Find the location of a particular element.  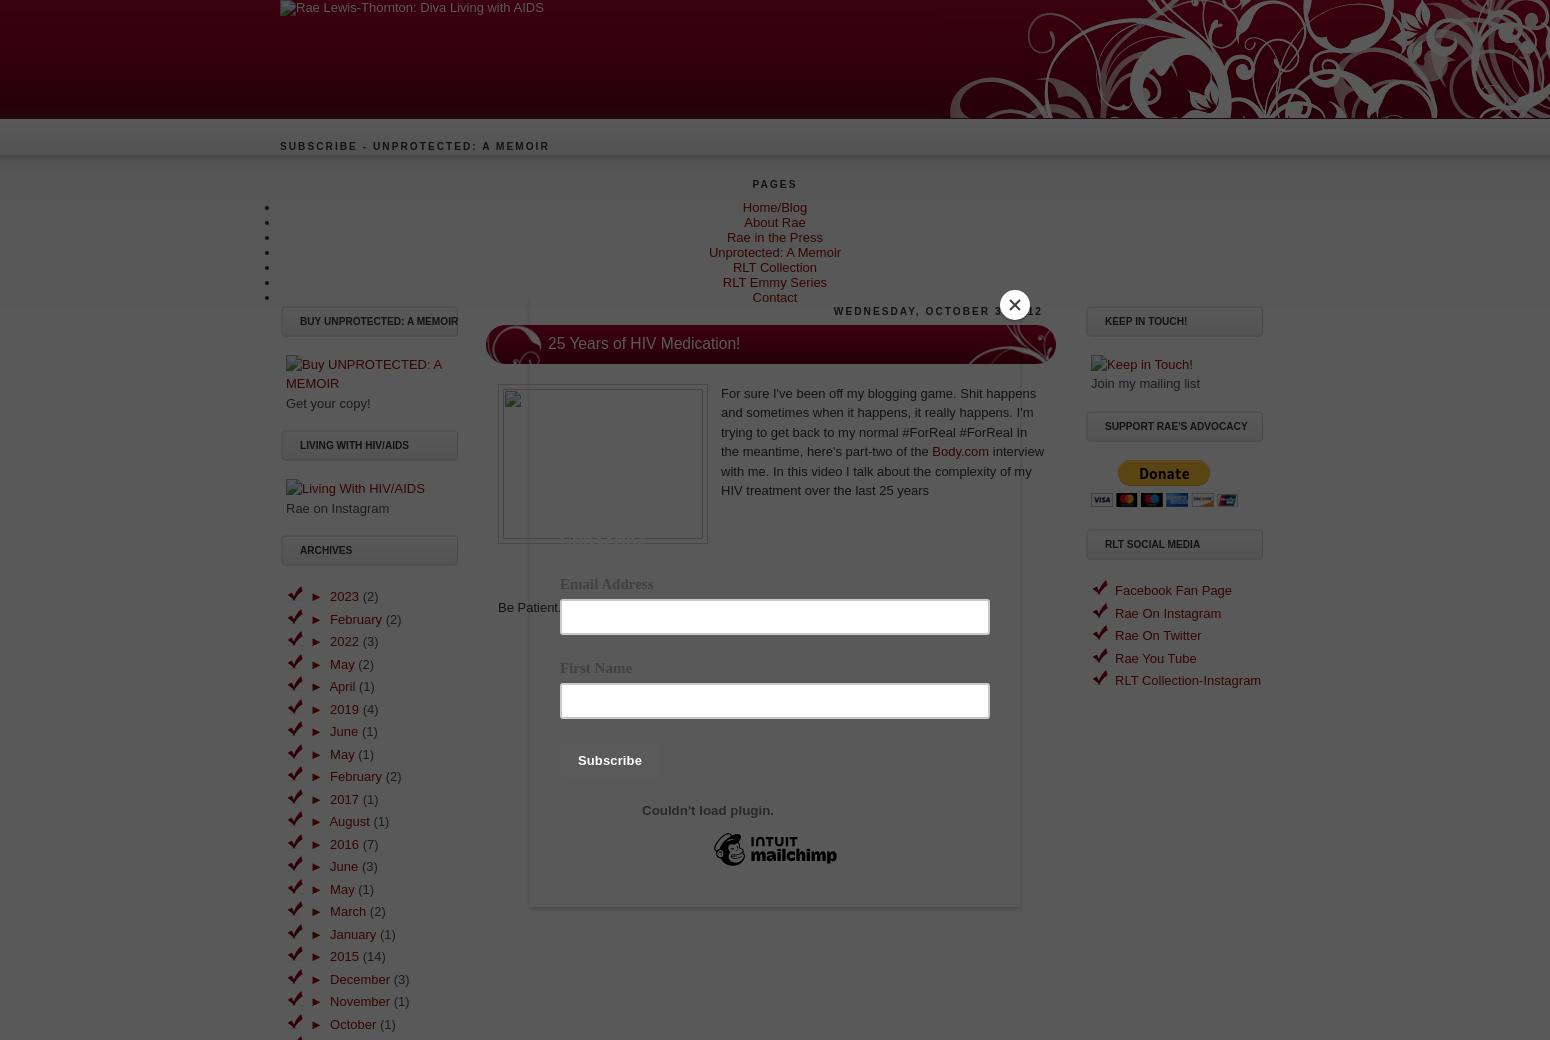

'Contact' is located at coordinates (774, 295).